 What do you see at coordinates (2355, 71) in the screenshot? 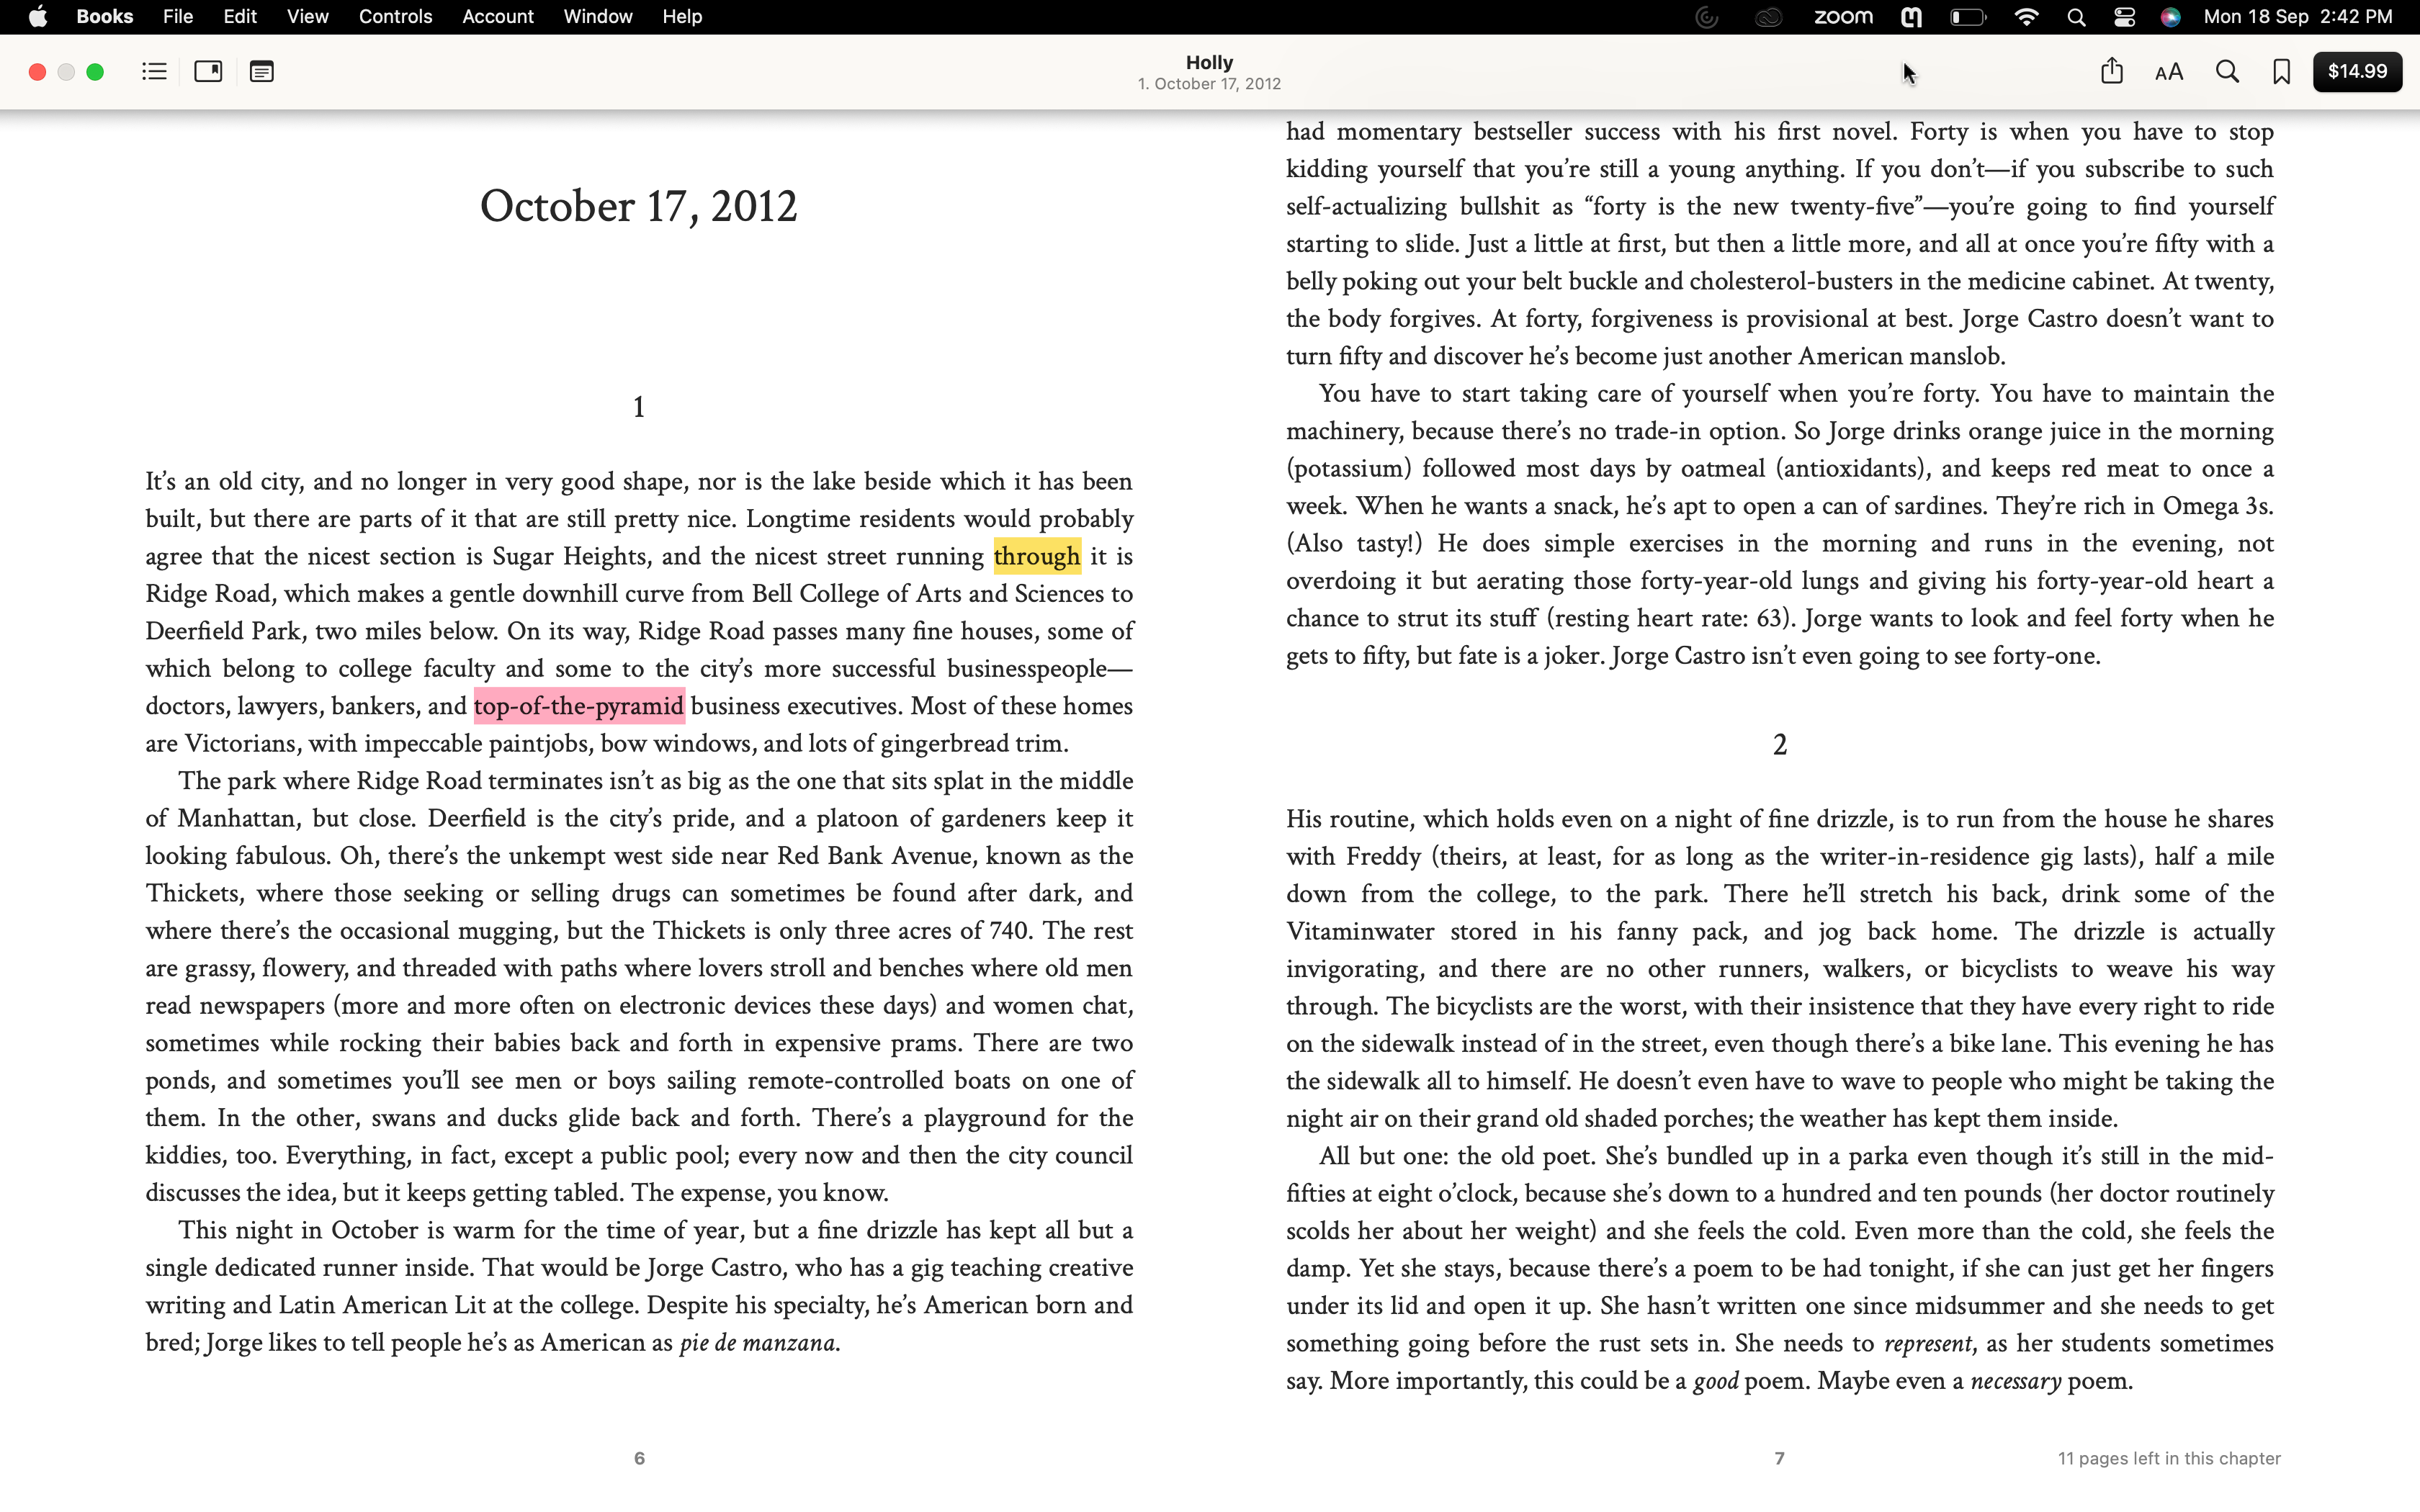
I see `Proceed with buying the displayed book` at bounding box center [2355, 71].